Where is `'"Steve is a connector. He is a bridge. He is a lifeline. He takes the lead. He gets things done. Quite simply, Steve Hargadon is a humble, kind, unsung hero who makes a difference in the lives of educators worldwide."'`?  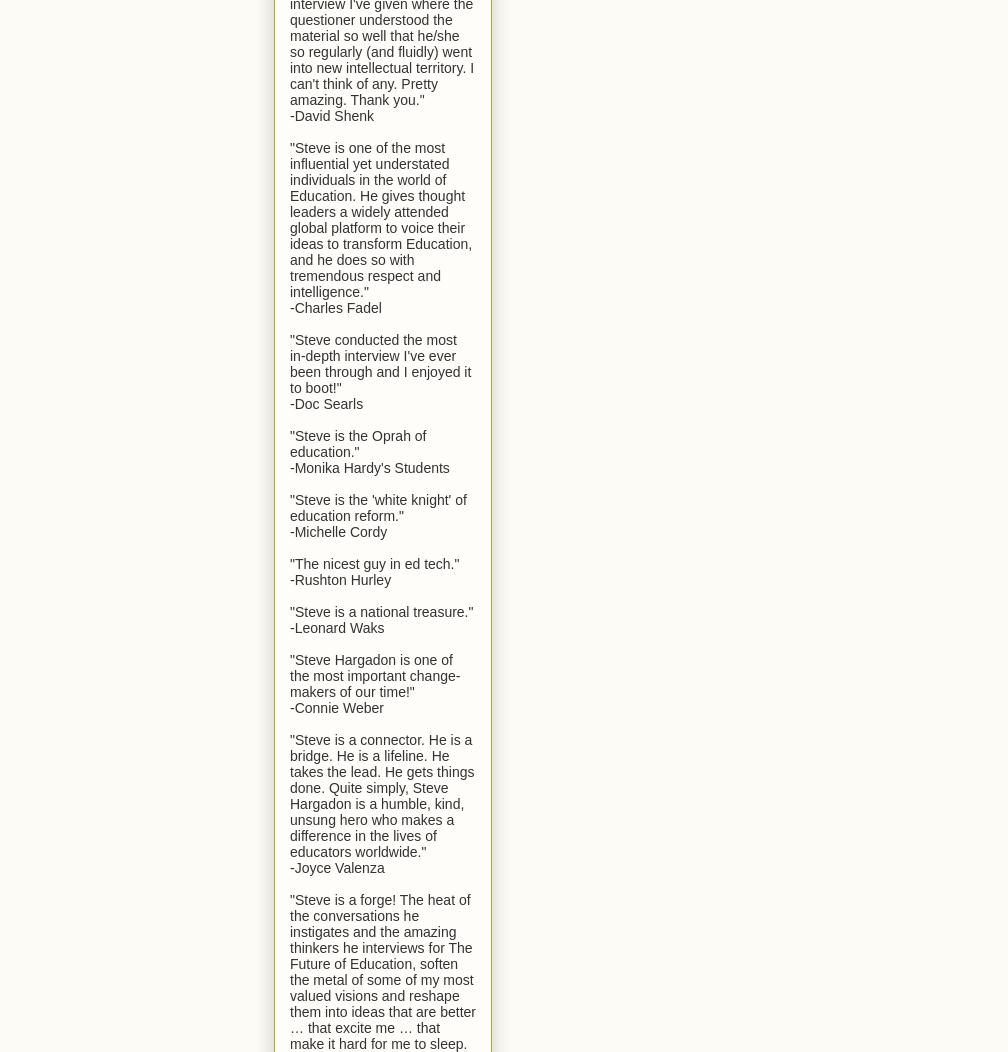 '"Steve is a connector. He is a bridge. He is a lifeline. He takes the lead. He gets things done. Quite simply, Steve Hargadon is a humble, kind, unsung hero who makes a difference in the lives of educators worldwide."' is located at coordinates (290, 794).